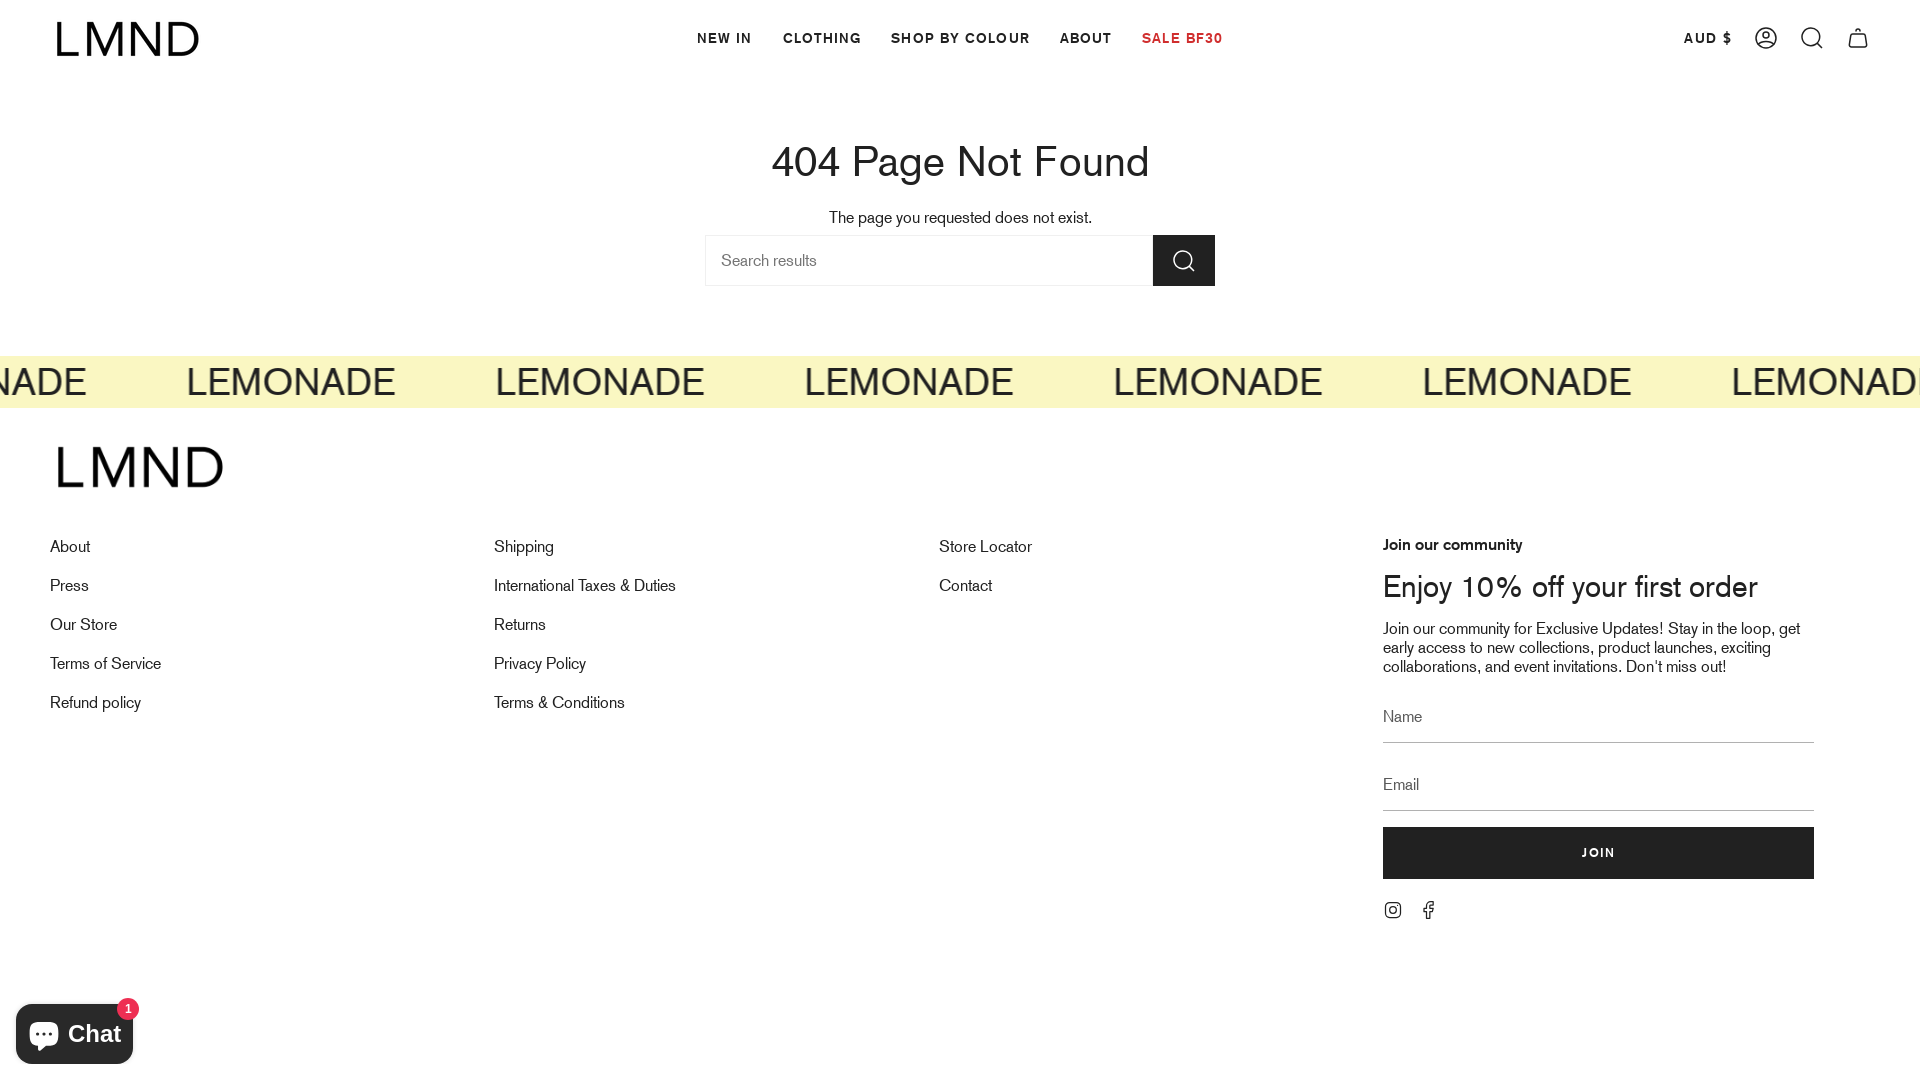 This screenshot has width=1920, height=1080. What do you see at coordinates (985, 546) in the screenshot?
I see `'Store Locator'` at bounding box center [985, 546].